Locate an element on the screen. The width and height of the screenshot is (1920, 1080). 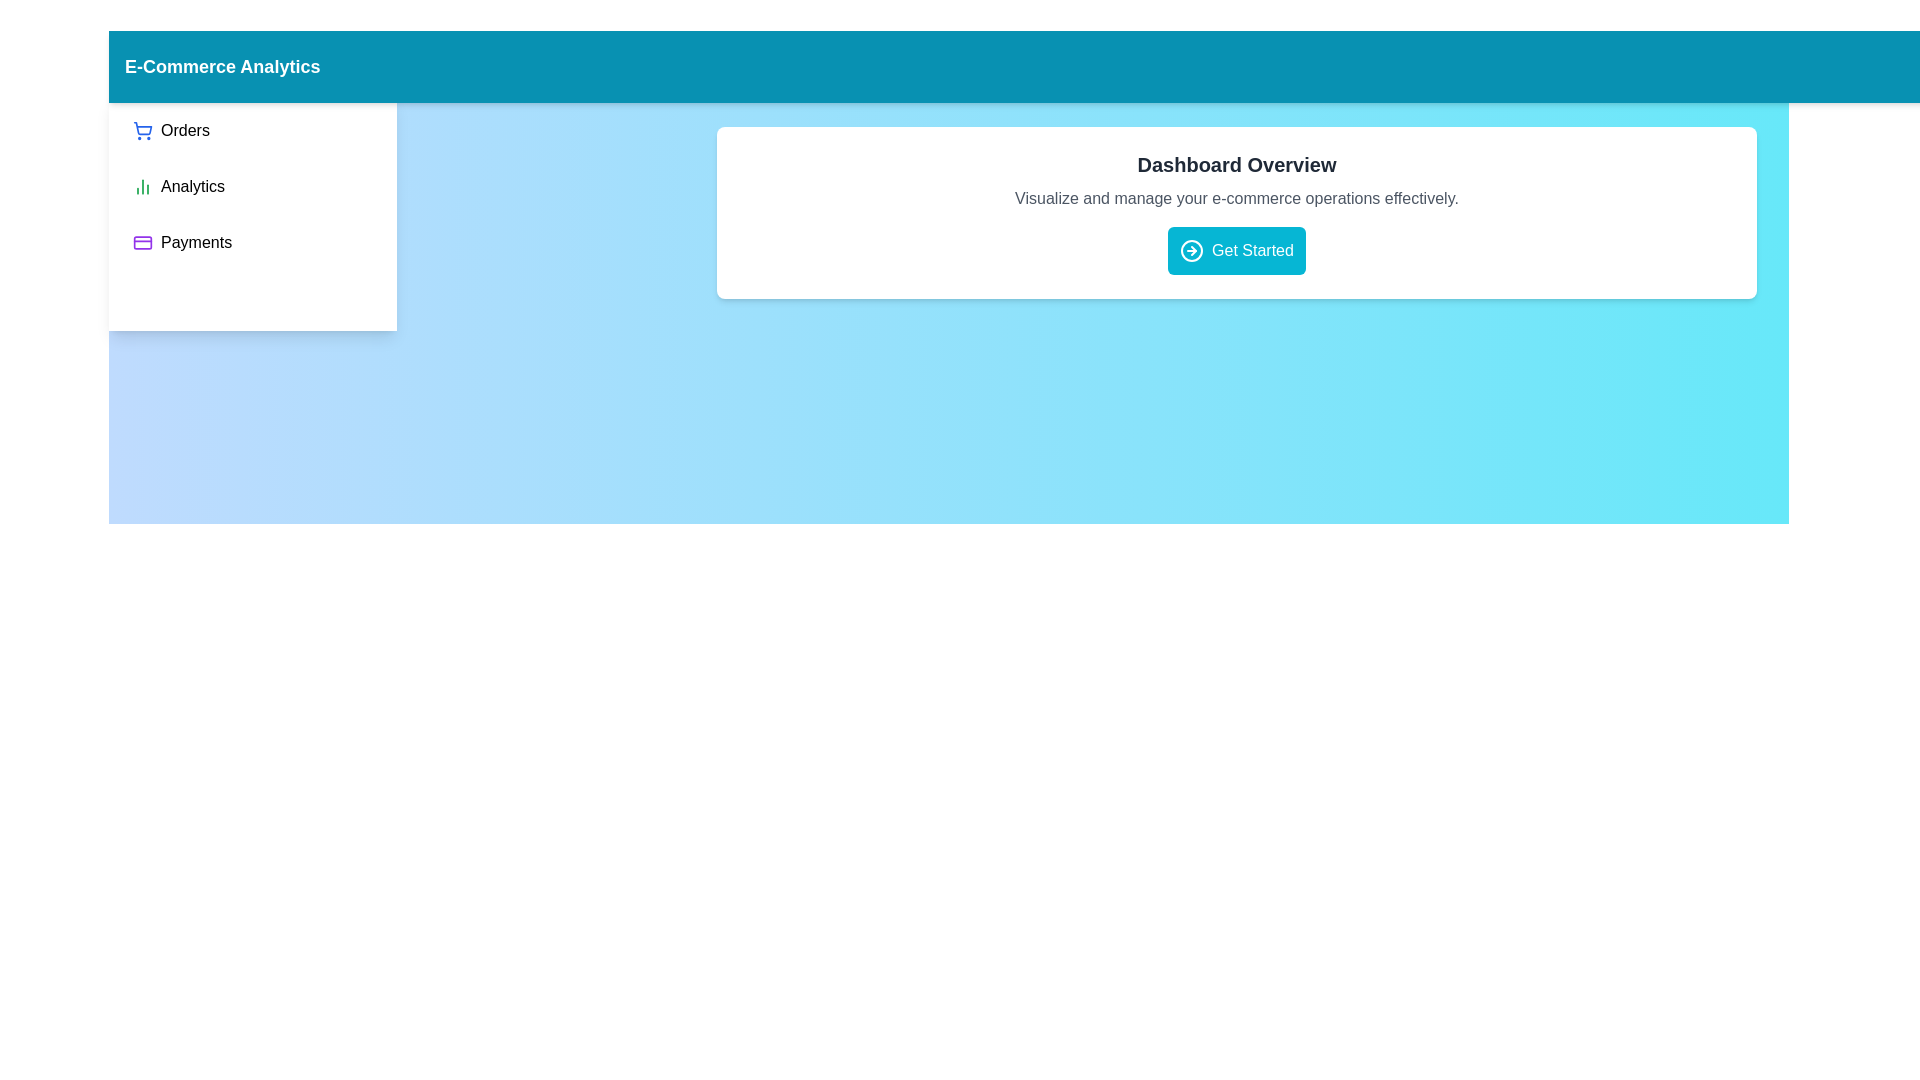
text label displaying 'E-Commerce Analytics' which is styled in bold and semibold font against a cyan background, located at the top-left corner of the header section is located at coordinates (222, 65).